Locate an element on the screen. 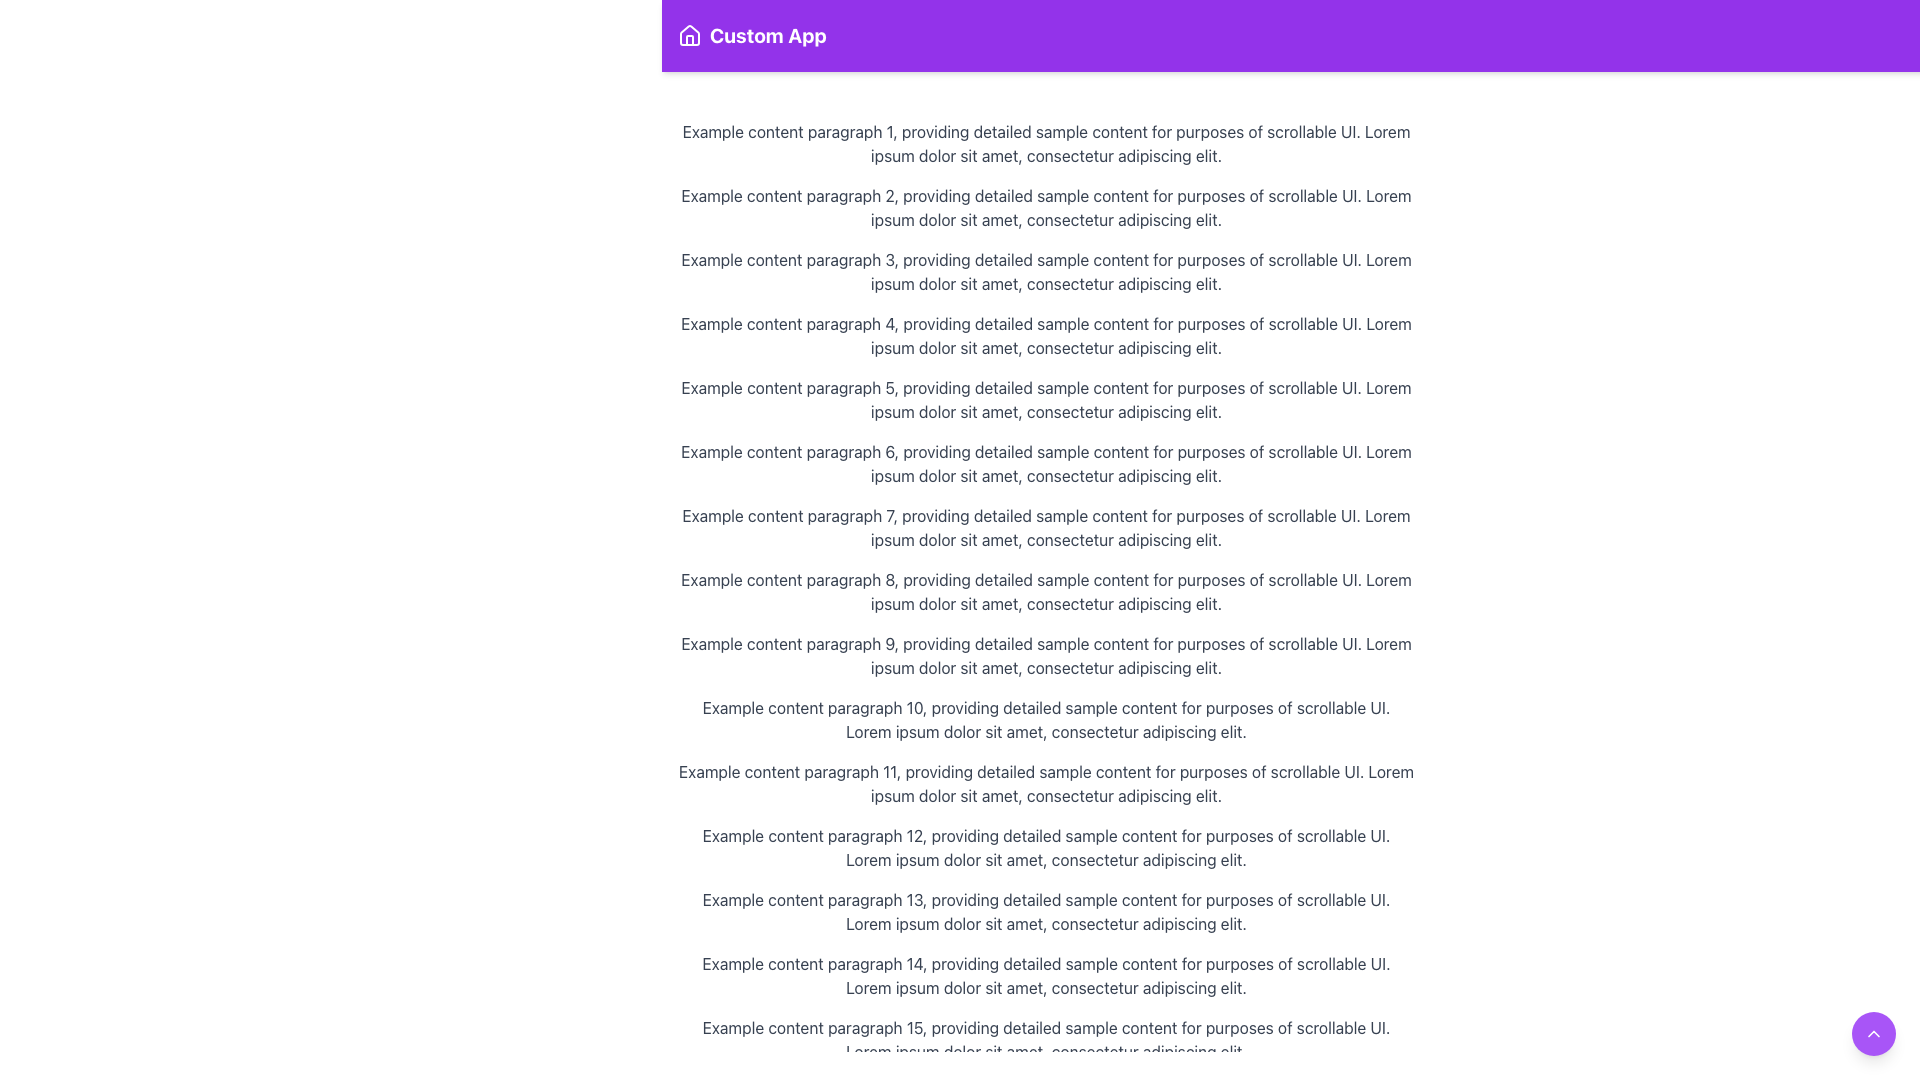 This screenshot has width=1920, height=1080. the fourth paragraph of text styled in gray color, which contains the content 'Example content paragraph 4, providing detailed sample content for purposes of scrollable UI.' is located at coordinates (1045, 334).